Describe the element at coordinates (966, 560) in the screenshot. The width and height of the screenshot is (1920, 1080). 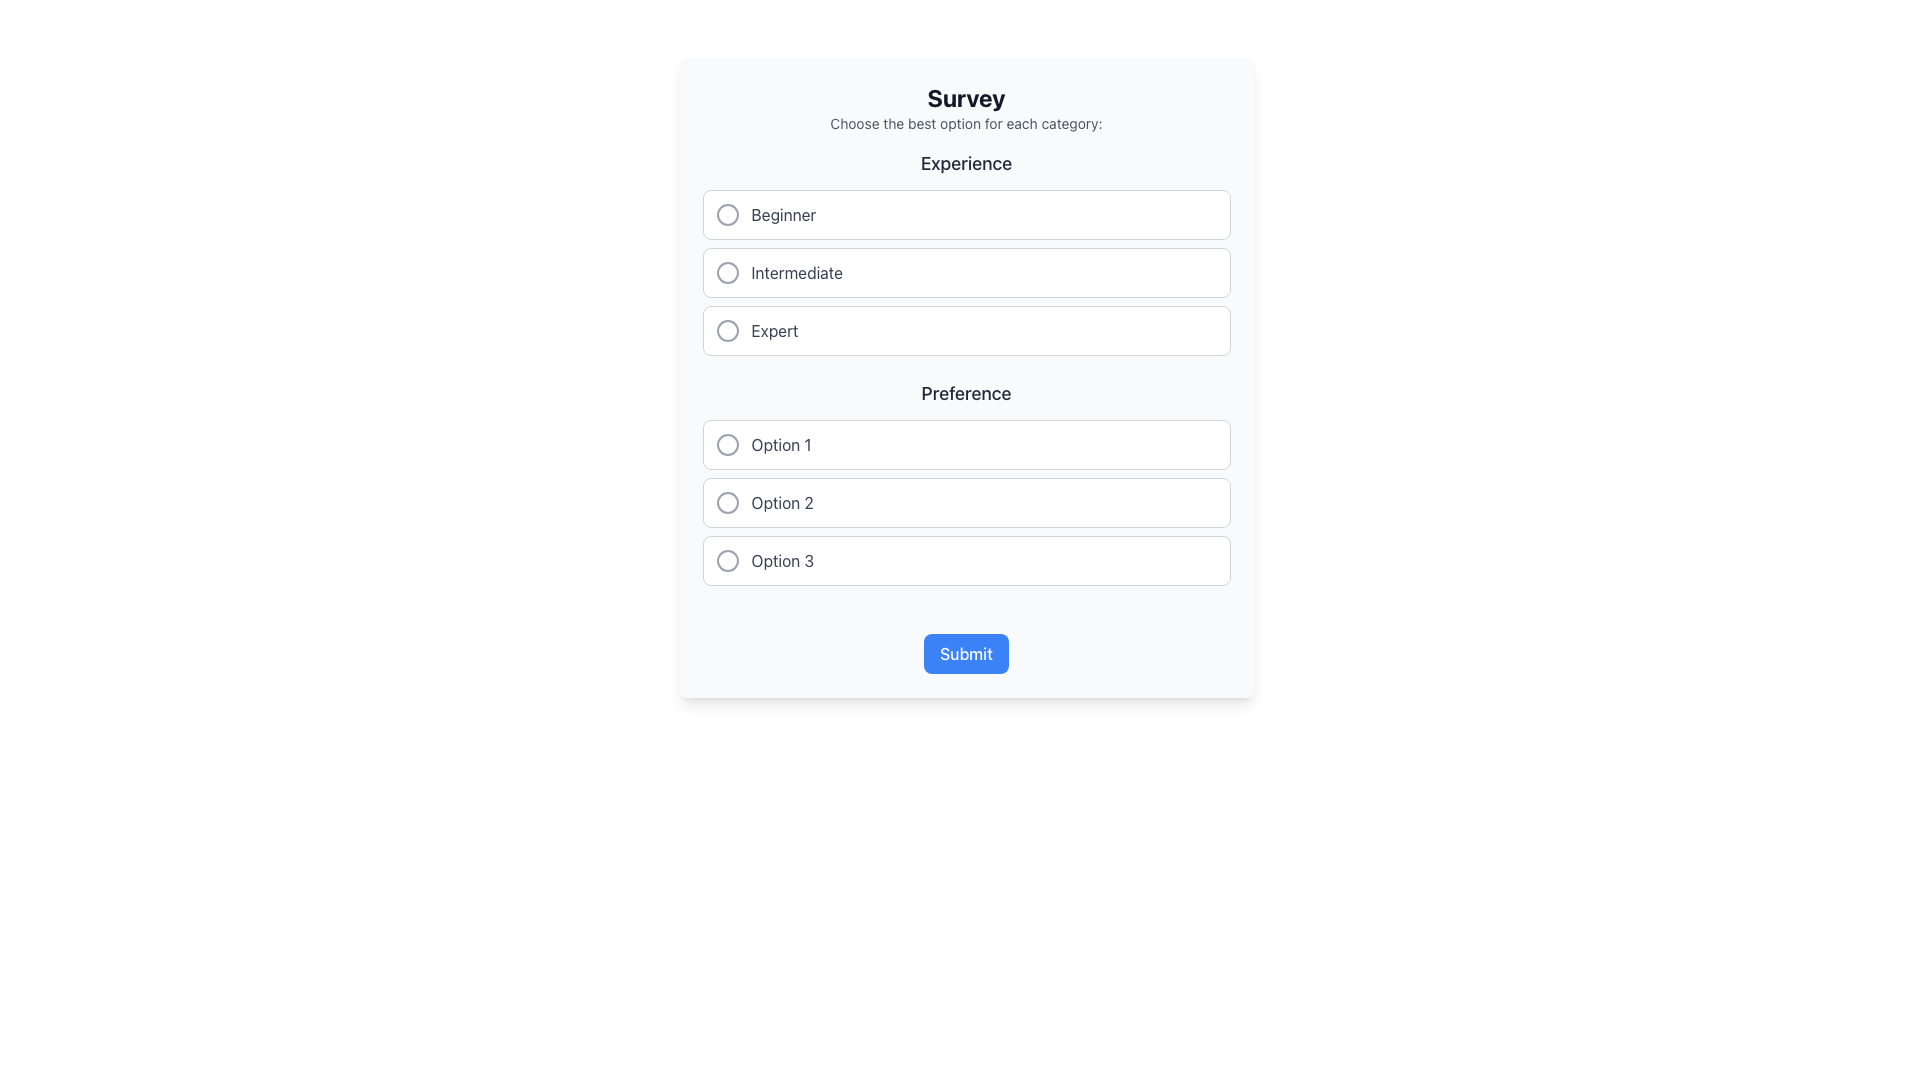
I see `the third selectable list item labeled 'Option 3' in the survey` at that location.